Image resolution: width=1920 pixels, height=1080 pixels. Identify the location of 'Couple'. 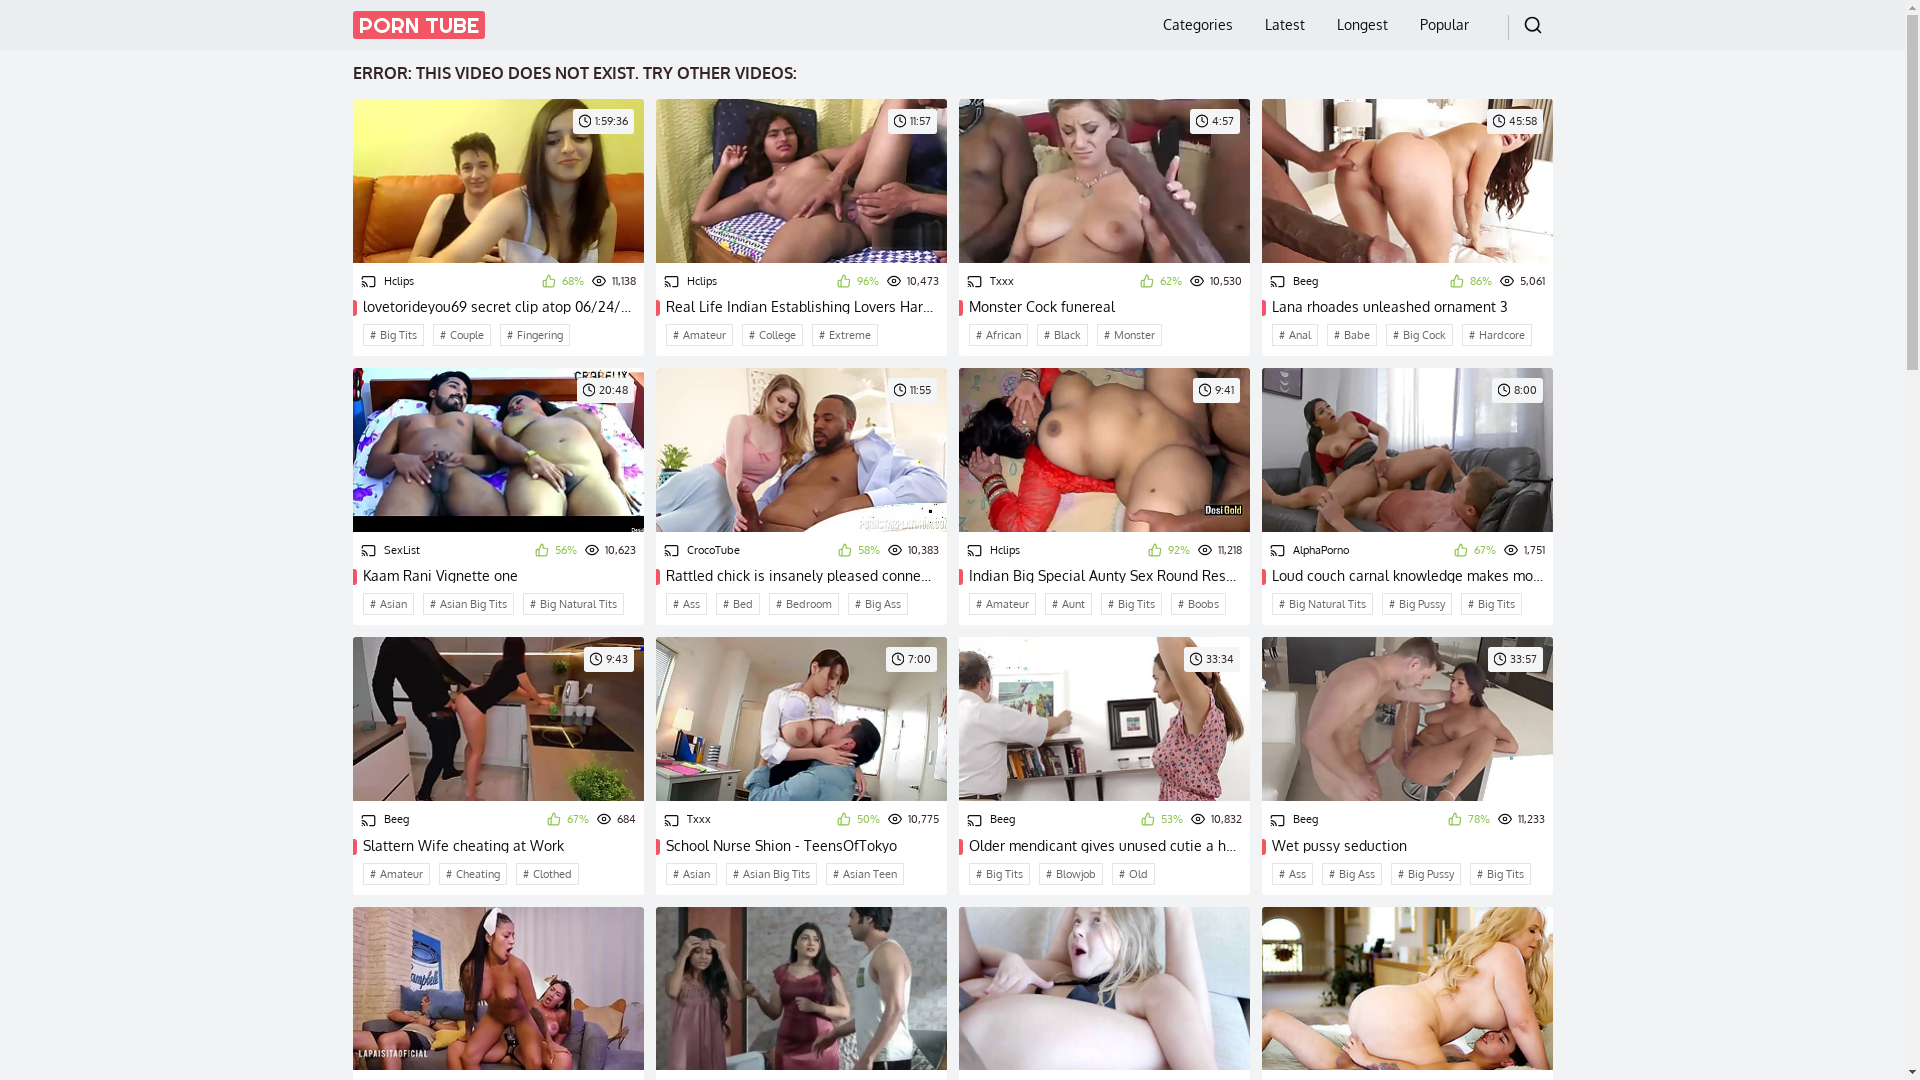
(459, 334).